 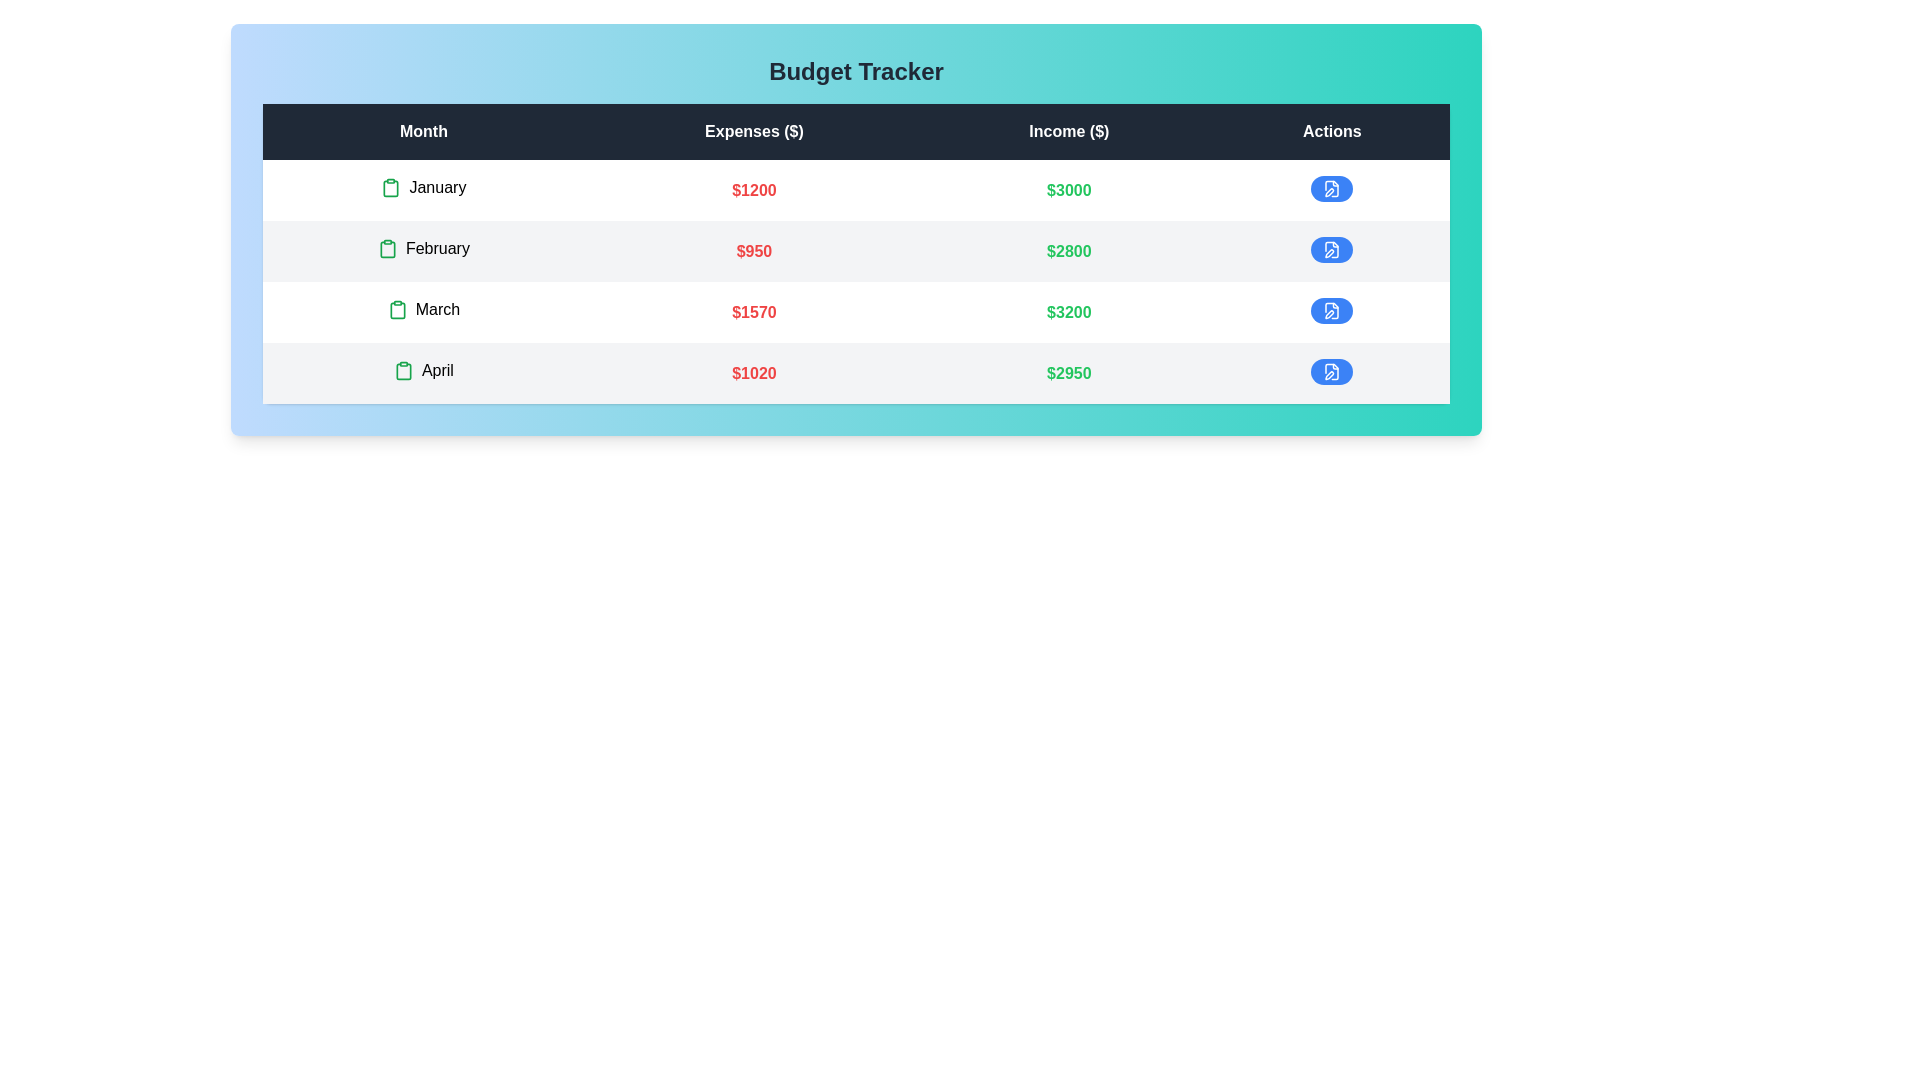 What do you see at coordinates (856, 190) in the screenshot?
I see `the row corresponding to January` at bounding box center [856, 190].